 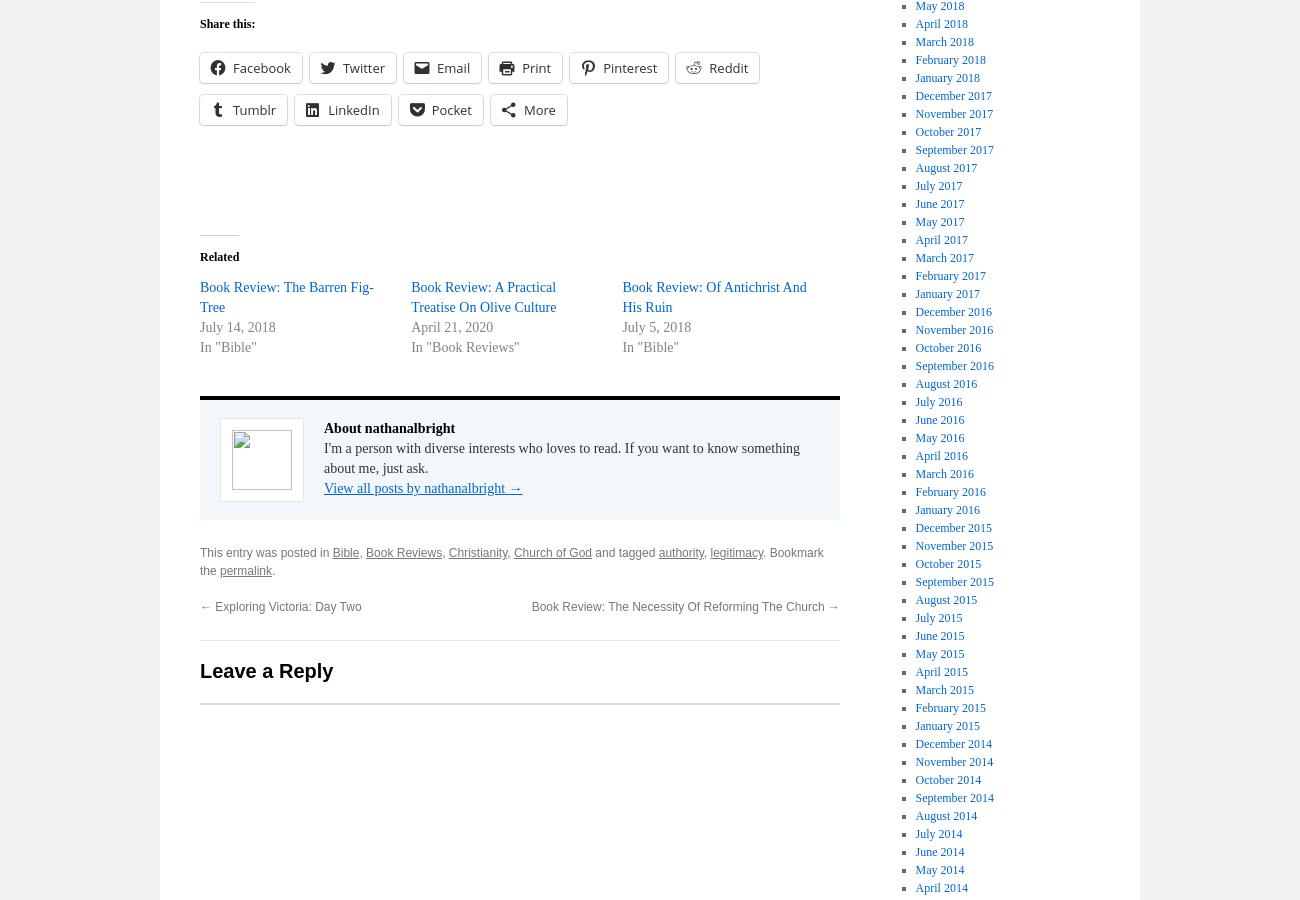 What do you see at coordinates (950, 491) in the screenshot?
I see `'February 2016'` at bounding box center [950, 491].